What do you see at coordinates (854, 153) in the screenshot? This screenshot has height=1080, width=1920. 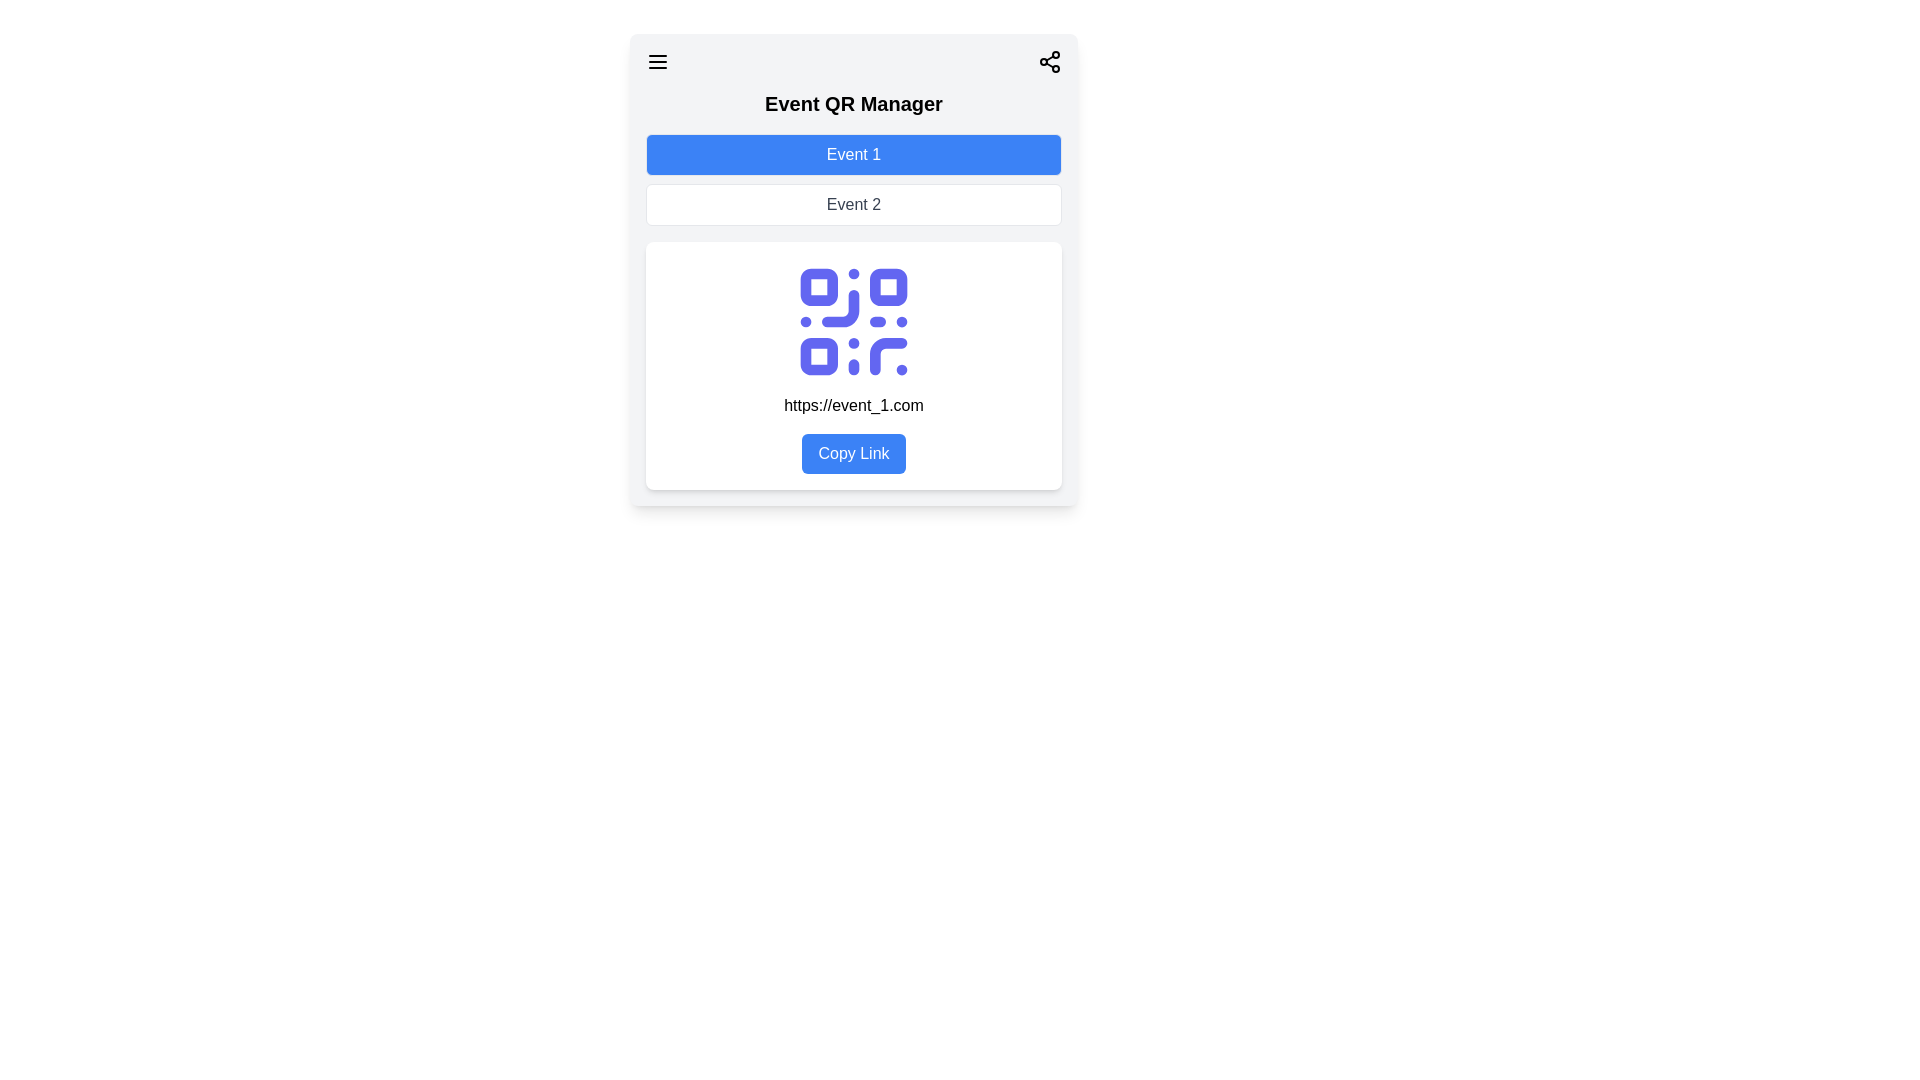 I see `the button labeled 'Event 1' with a blue background and white text to change its background color` at bounding box center [854, 153].